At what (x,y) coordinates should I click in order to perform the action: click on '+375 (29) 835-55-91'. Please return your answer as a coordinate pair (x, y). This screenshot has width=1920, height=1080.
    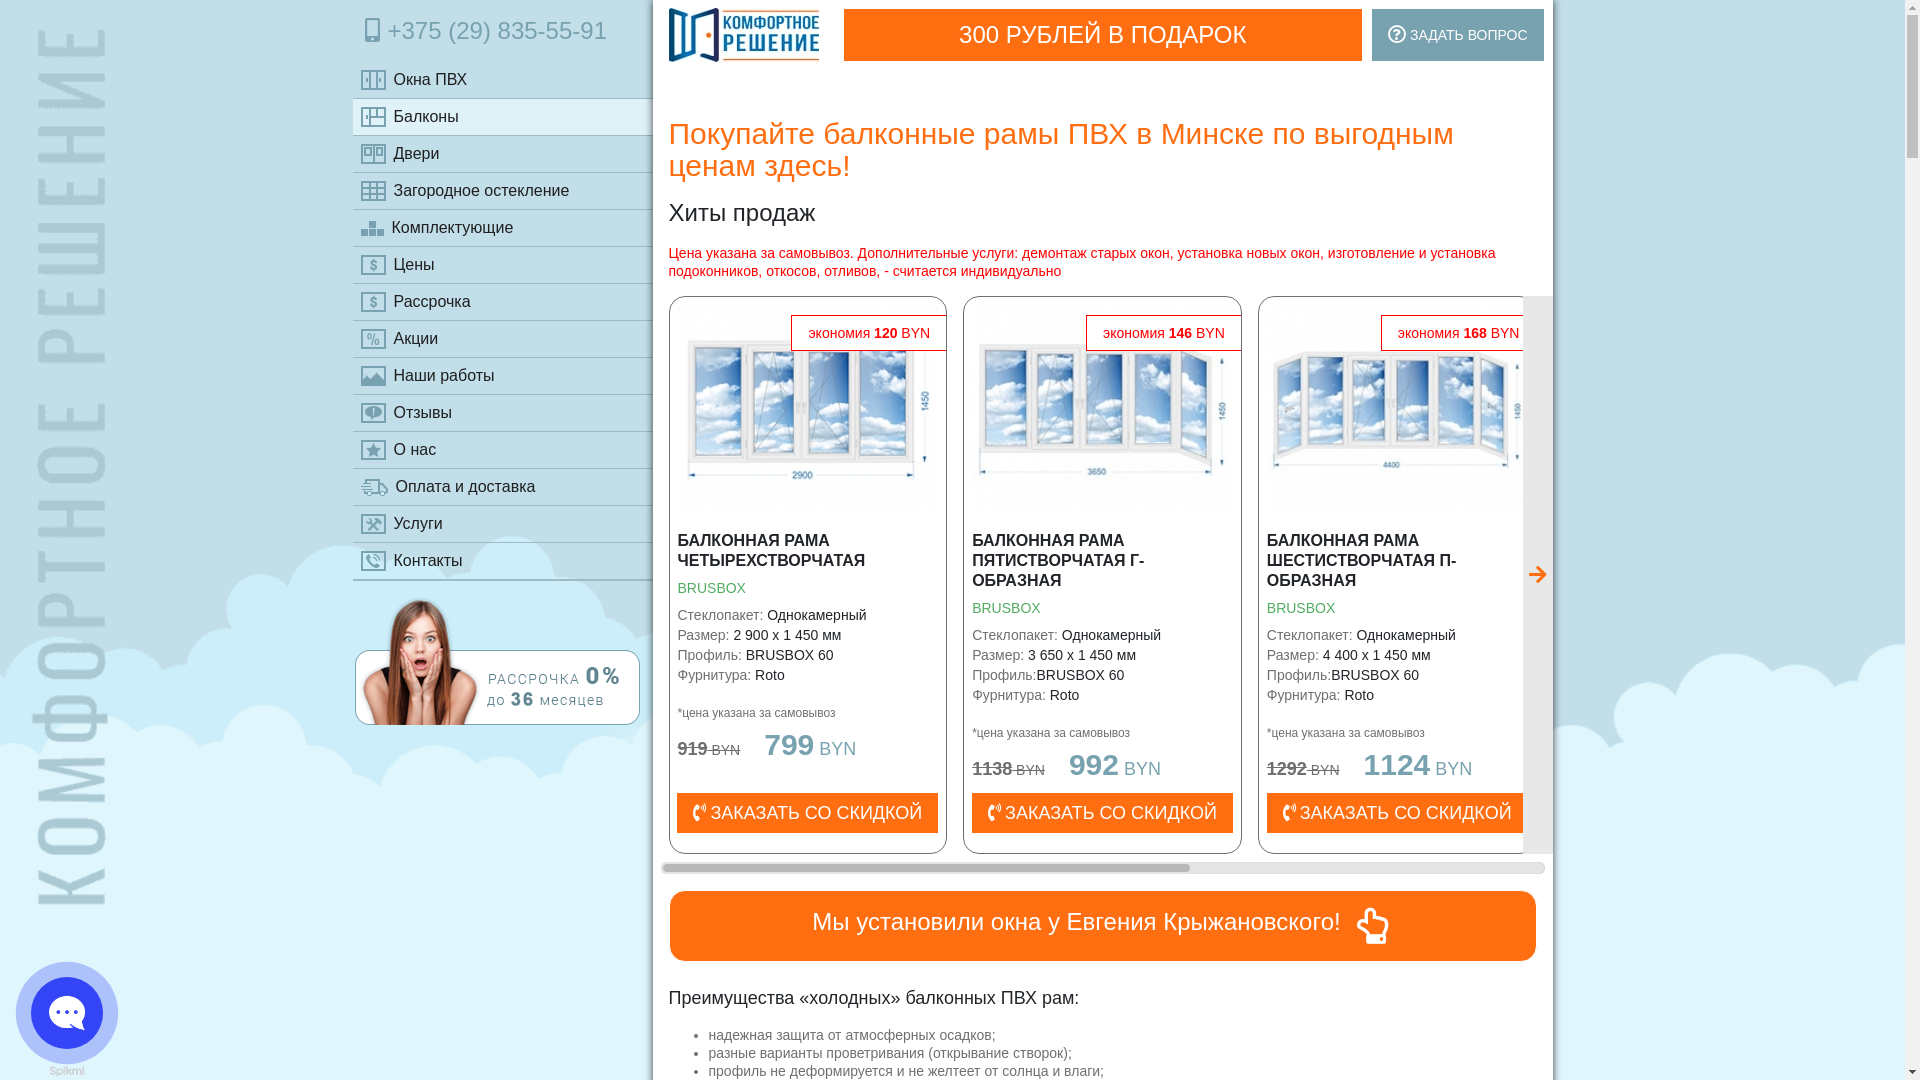
    Looking at the image, I should click on (502, 30).